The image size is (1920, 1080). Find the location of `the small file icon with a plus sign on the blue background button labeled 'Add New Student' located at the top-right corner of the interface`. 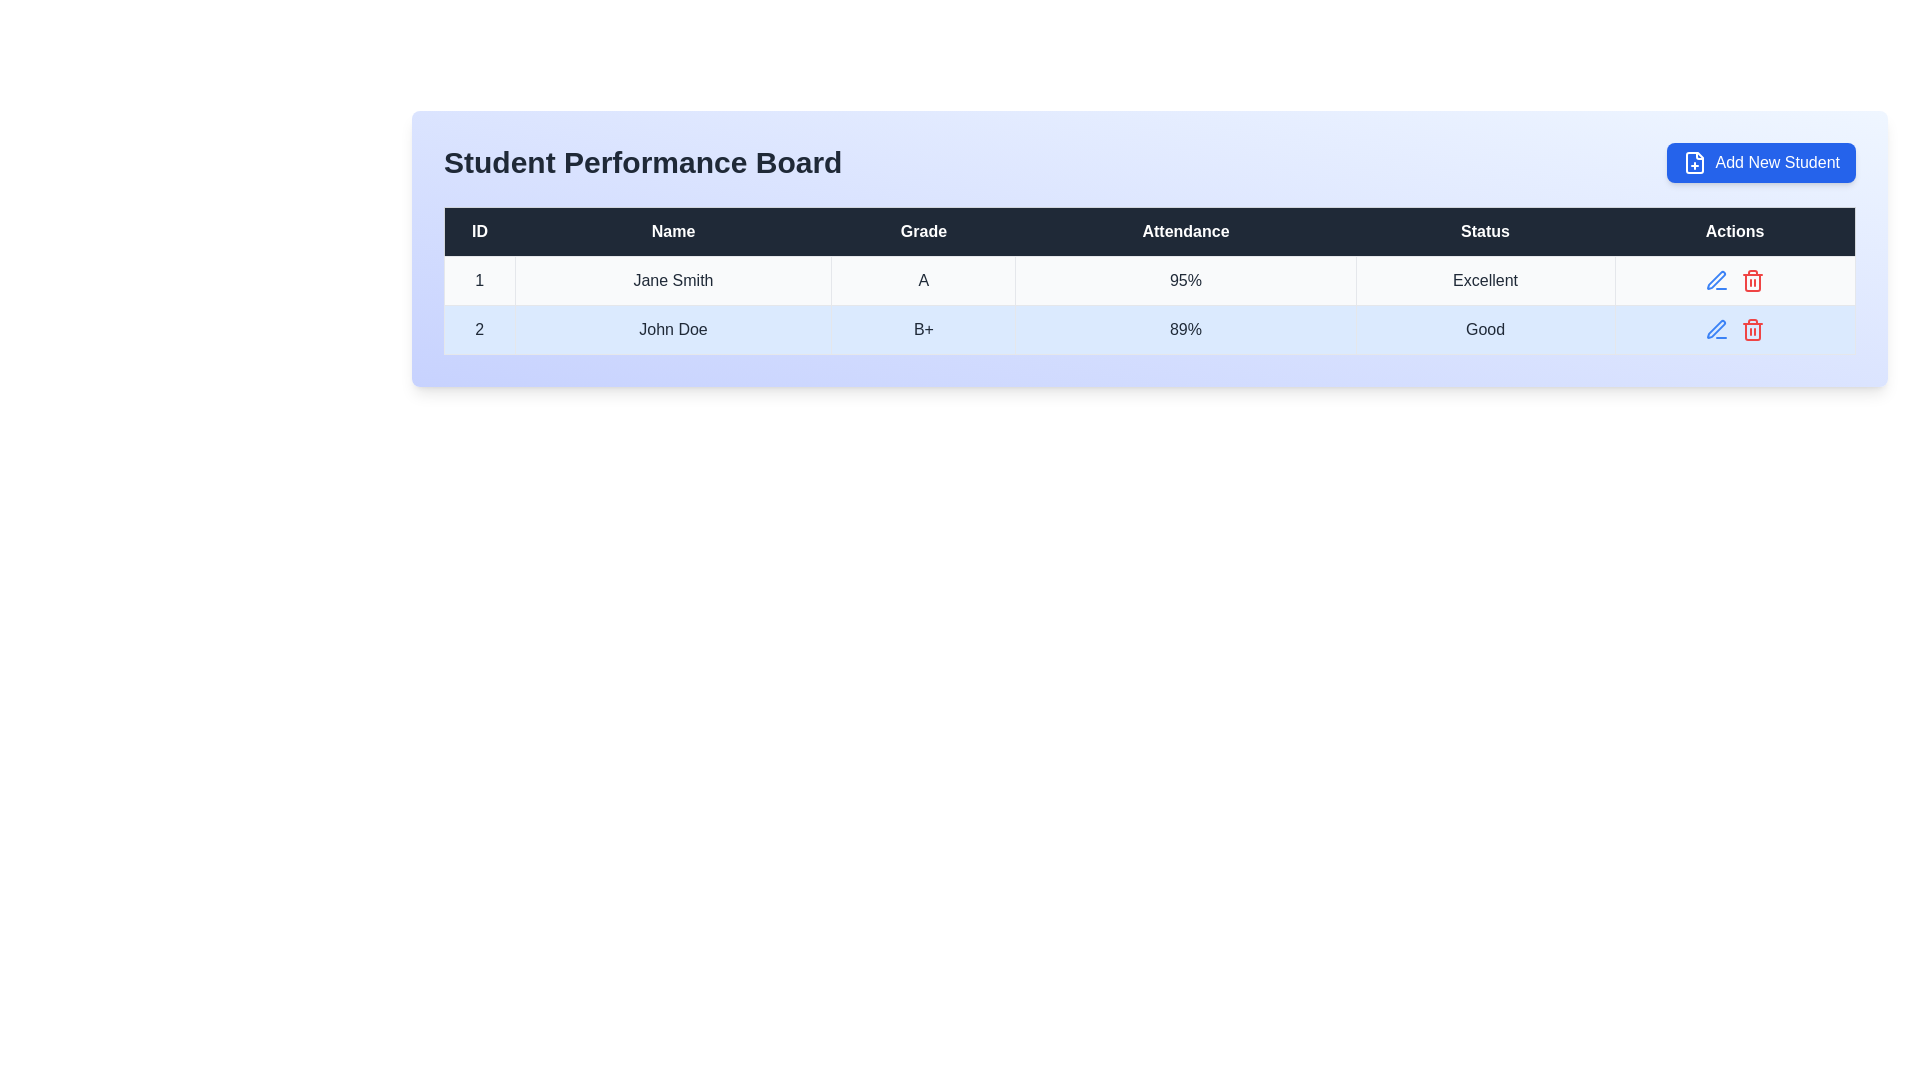

the small file icon with a plus sign on the blue background button labeled 'Add New Student' located at the top-right corner of the interface is located at coordinates (1694, 161).